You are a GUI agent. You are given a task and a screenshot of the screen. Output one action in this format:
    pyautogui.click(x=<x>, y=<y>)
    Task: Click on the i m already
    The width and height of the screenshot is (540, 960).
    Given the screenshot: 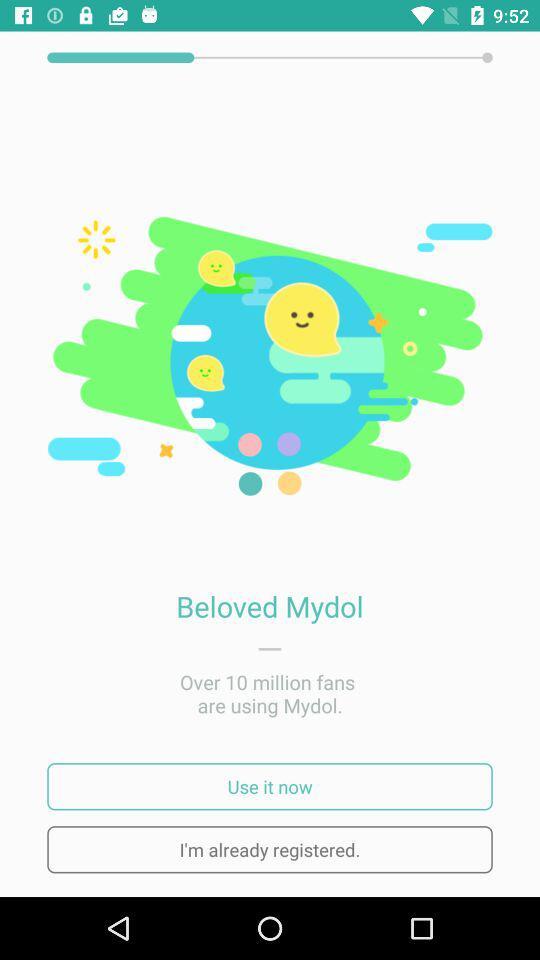 What is the action you would take?
    pyautogui.click(x=270, y=848)
    